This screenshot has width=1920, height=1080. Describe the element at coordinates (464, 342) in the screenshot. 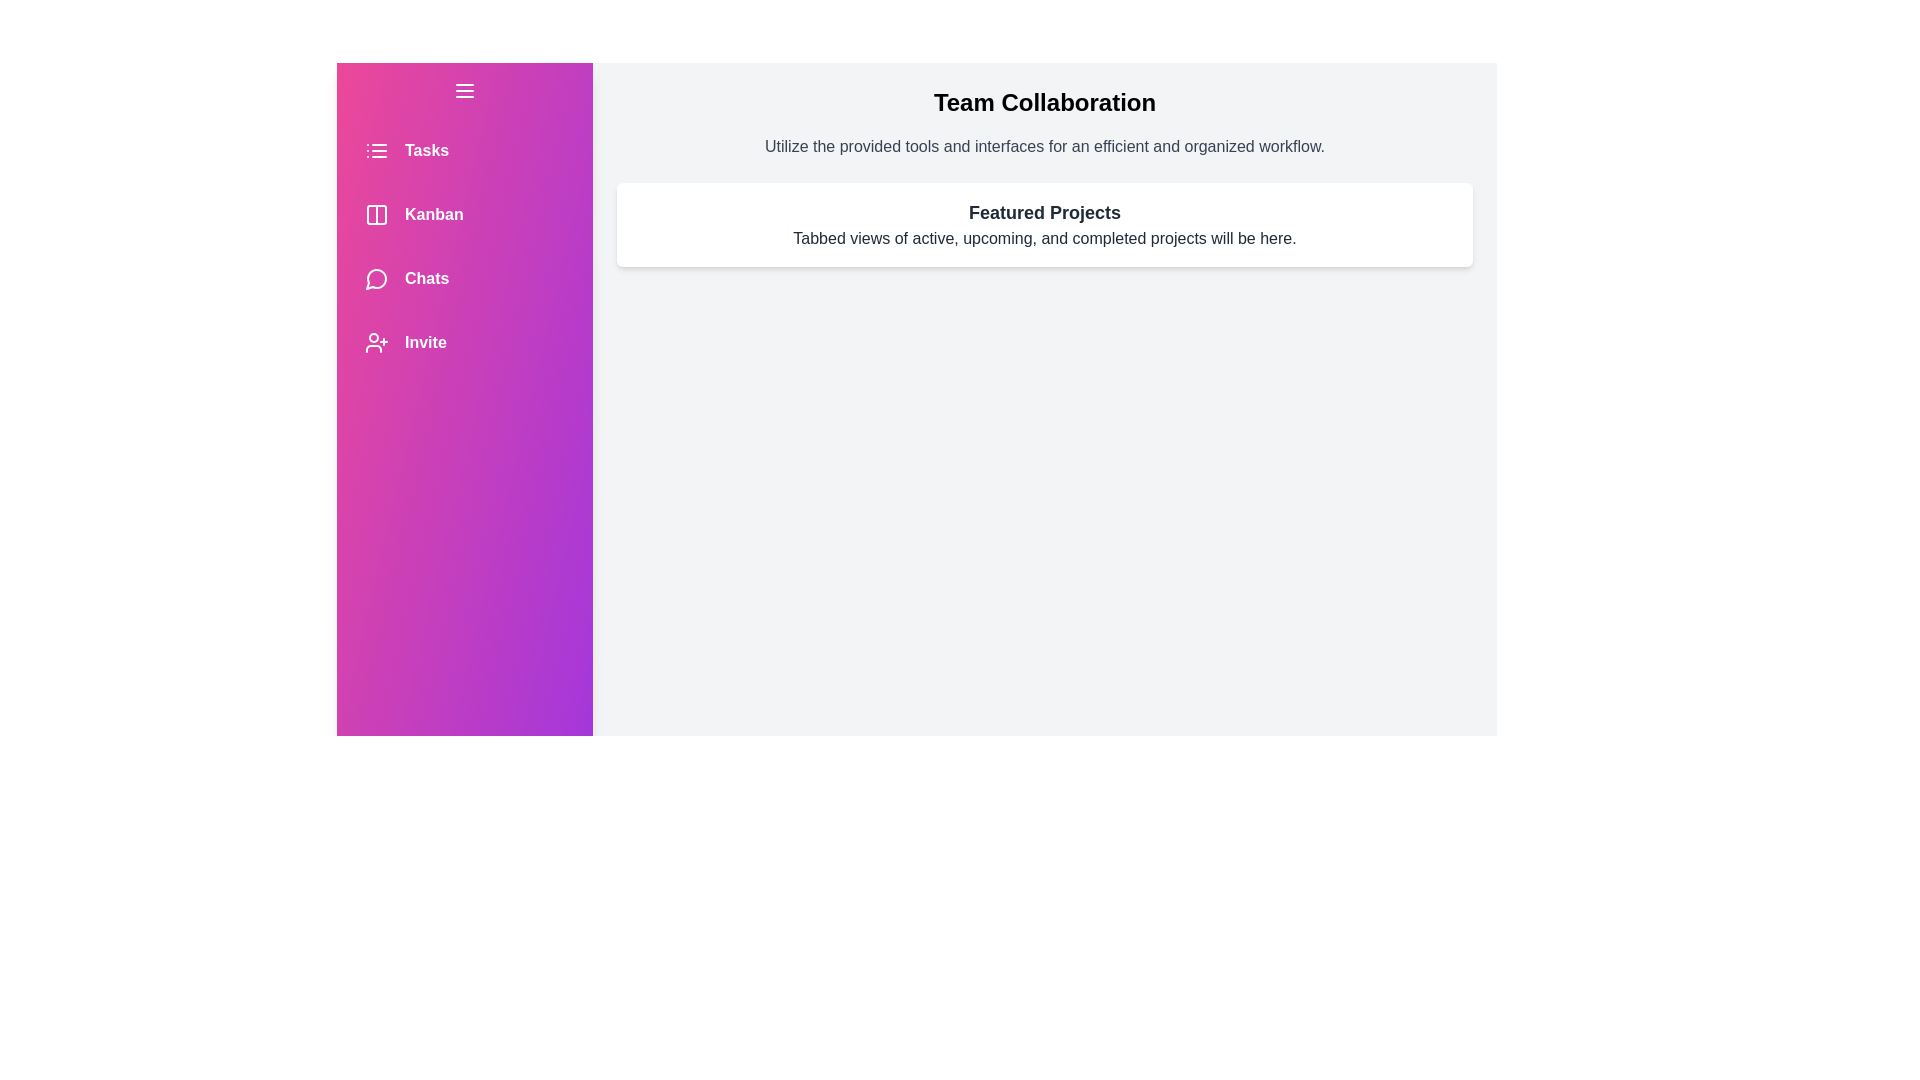

I see `the navigation item Invite from the drawer` at that location.